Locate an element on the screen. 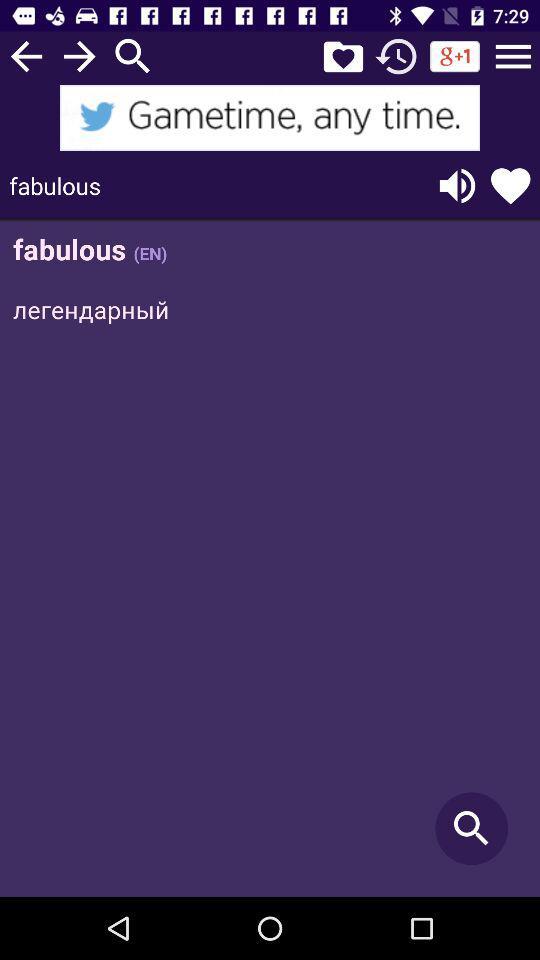  change volume is located at coordinates (457, 185).